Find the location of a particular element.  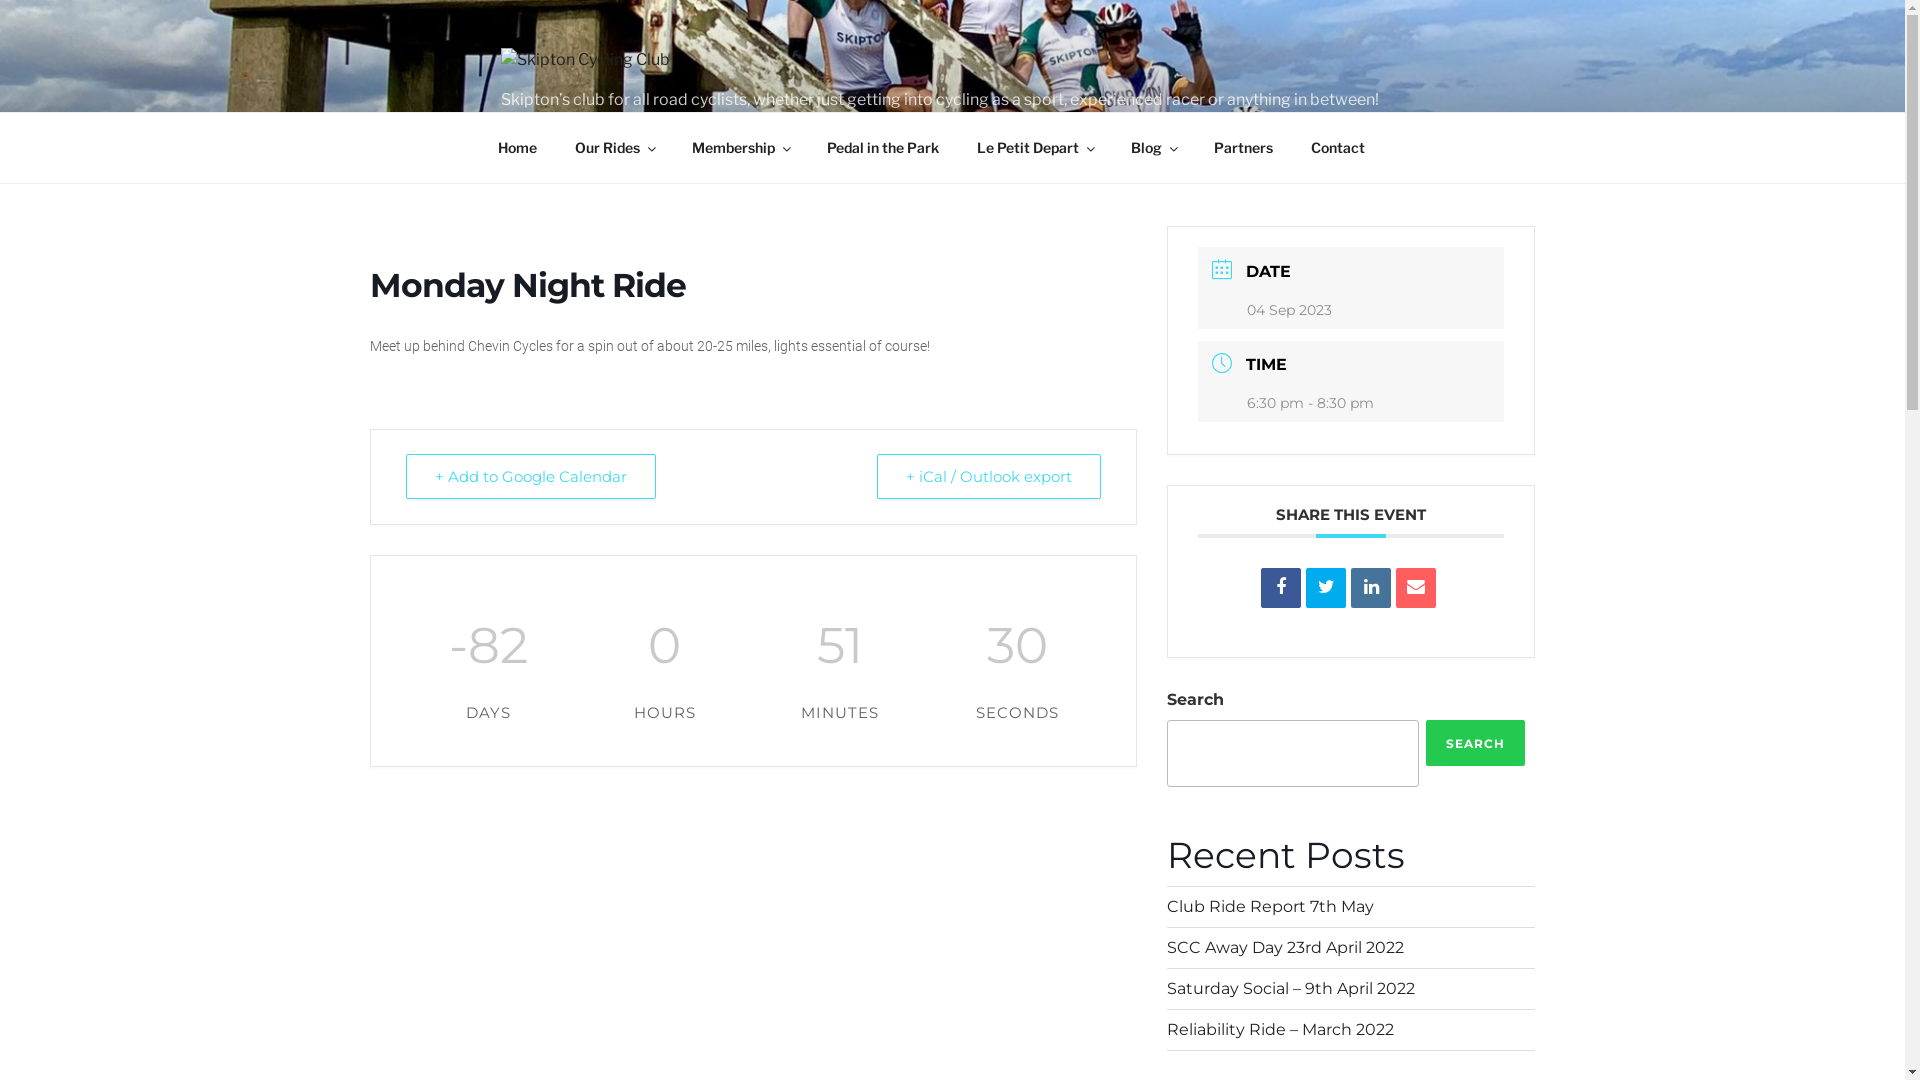

'Pedal in the Park' is located at coordinates (882, 146).